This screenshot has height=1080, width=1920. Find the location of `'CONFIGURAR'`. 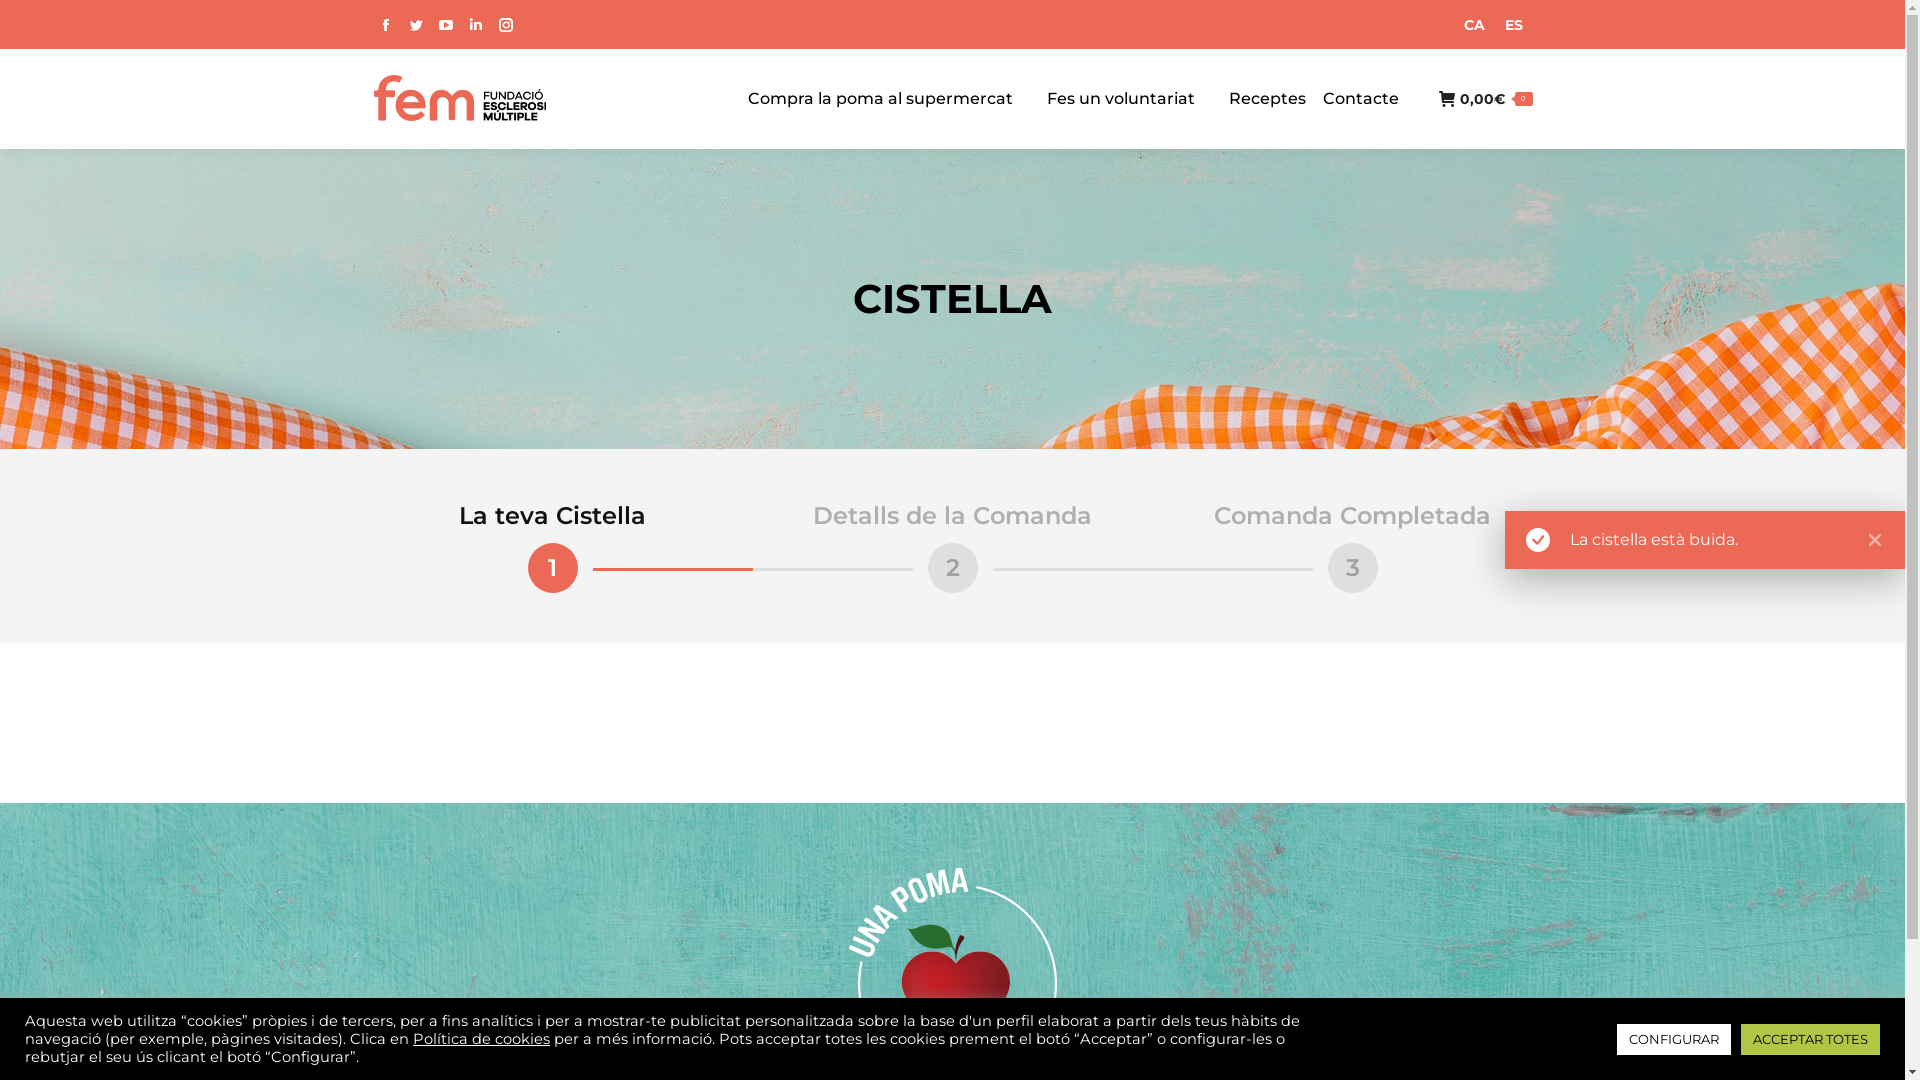

'CONFIGURAR' is located at coordinates (1674, 1038).